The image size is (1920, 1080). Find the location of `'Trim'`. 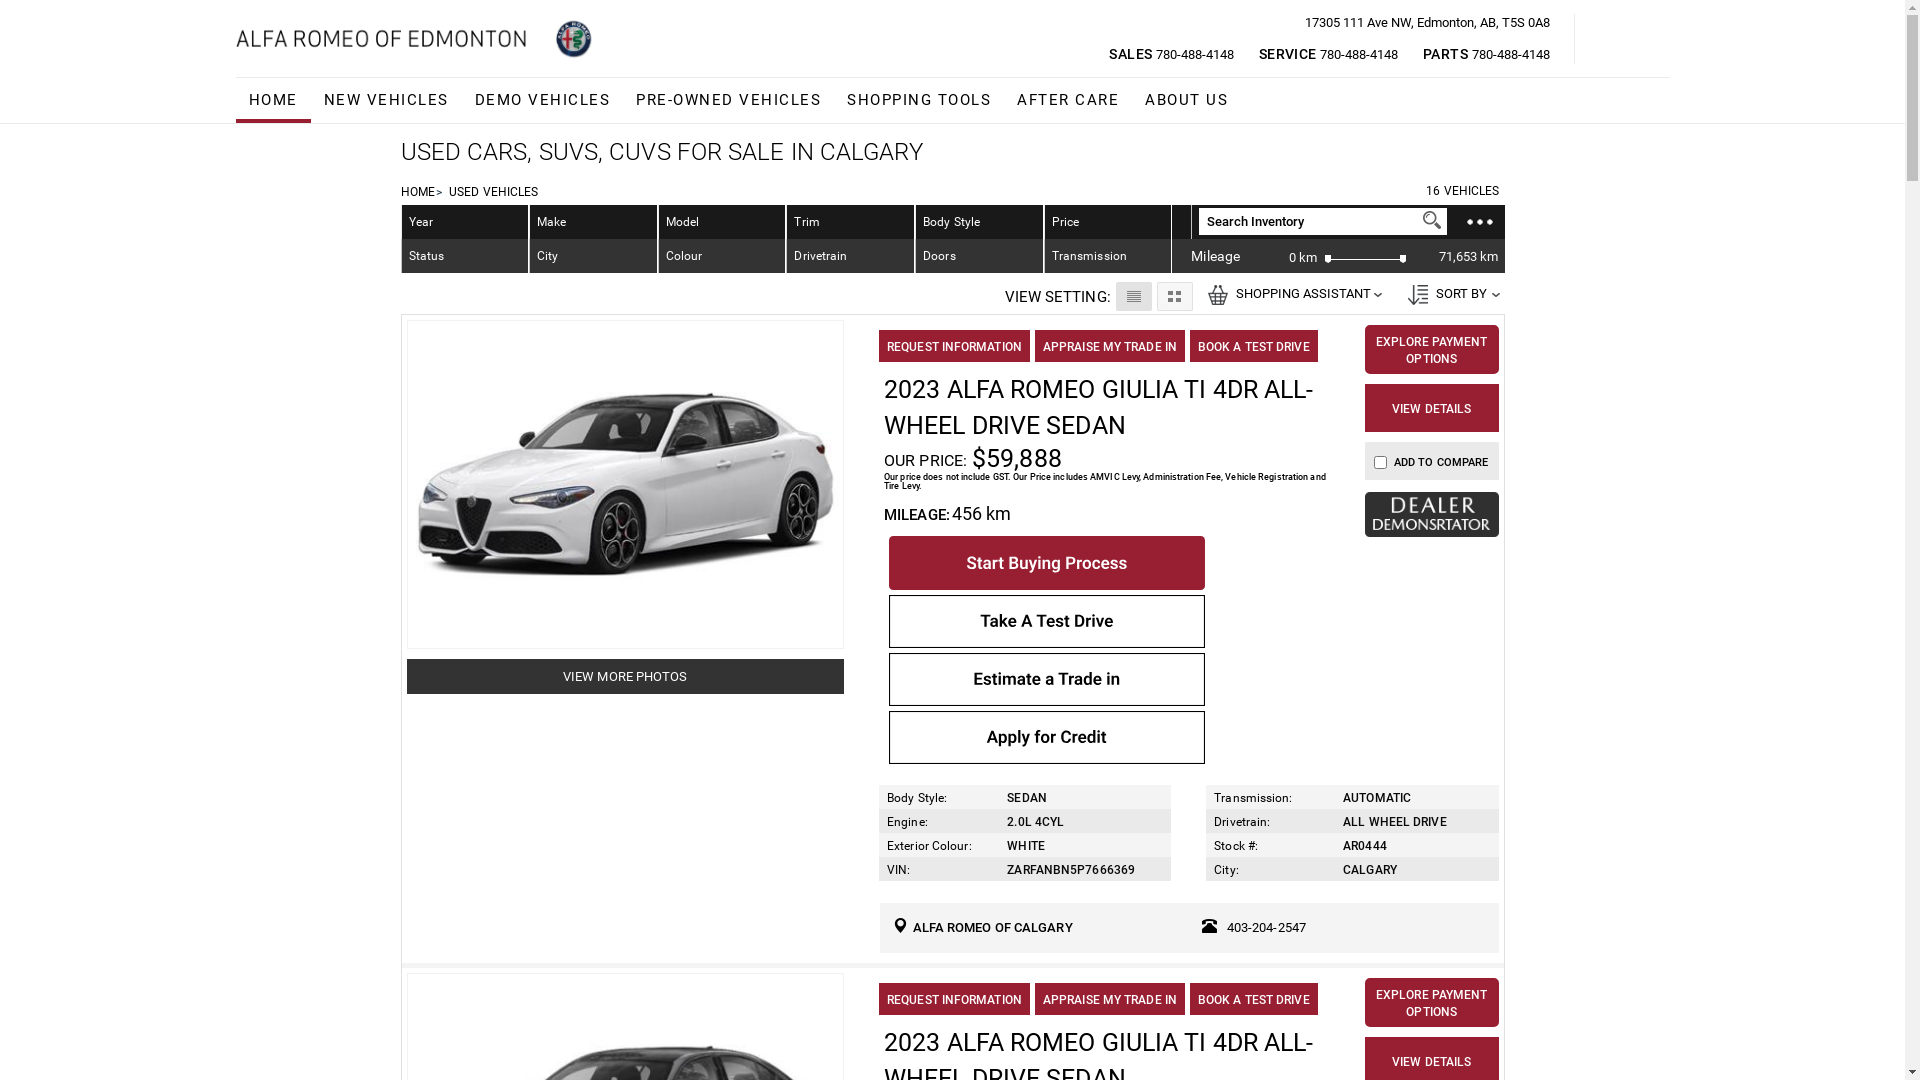

'Trim' is located at coordinates (786, 222).